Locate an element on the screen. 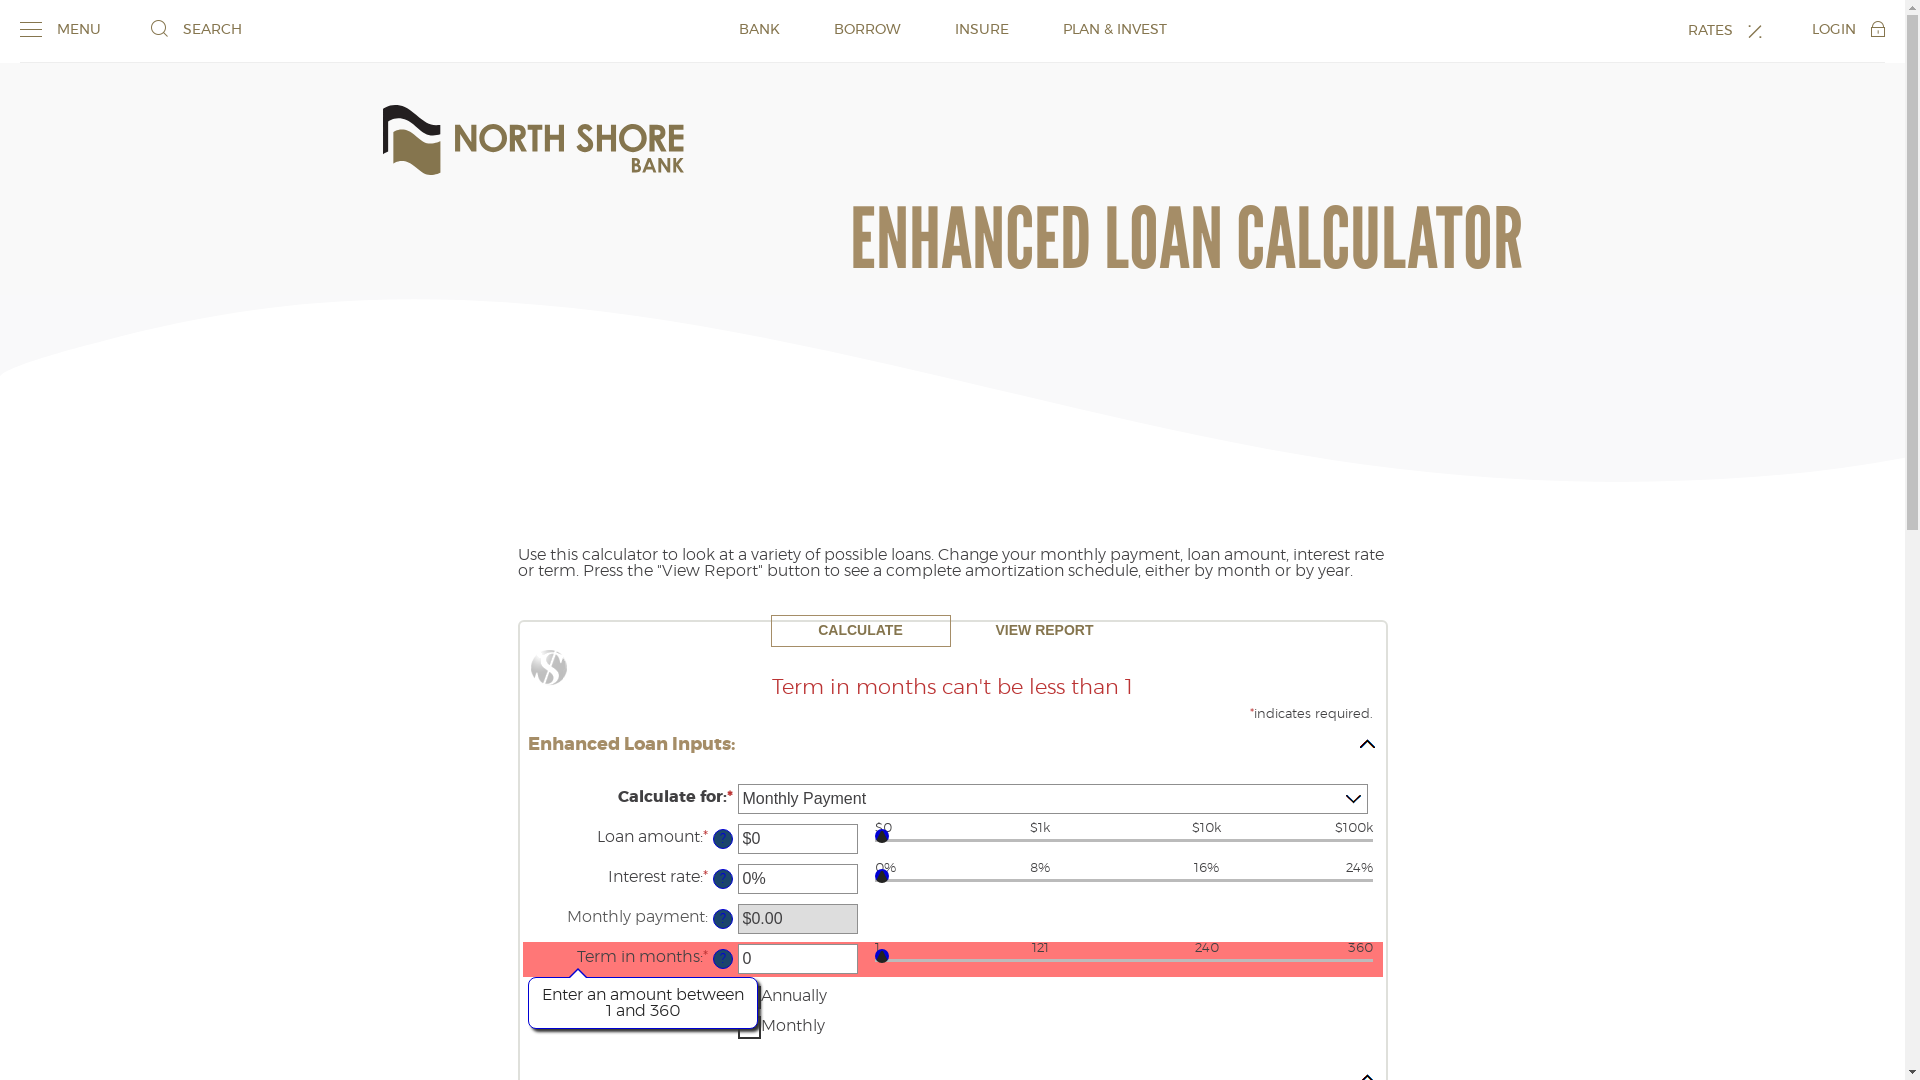 Image resolution: width=1920 pixels, height=1080 pixels. 'Interest rate slider' is located at coordinates (1123, 882).